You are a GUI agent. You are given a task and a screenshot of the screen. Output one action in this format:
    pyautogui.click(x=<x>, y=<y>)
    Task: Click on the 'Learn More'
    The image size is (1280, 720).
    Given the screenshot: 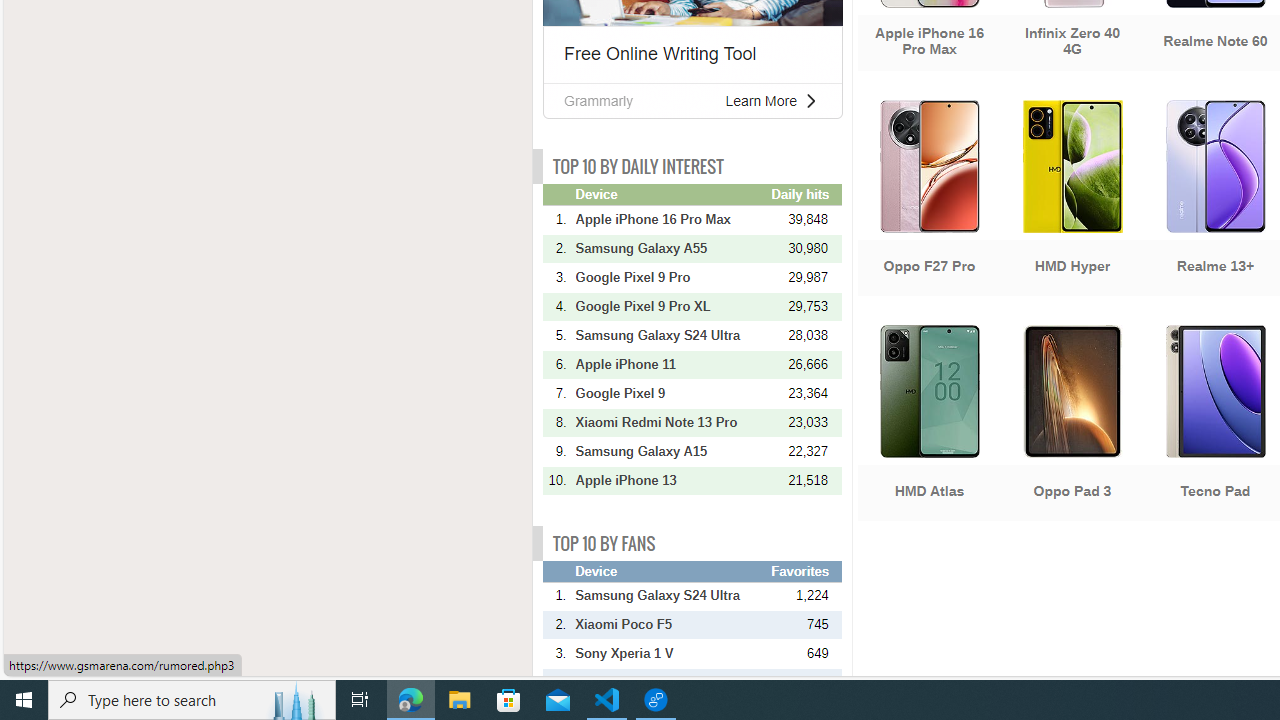 What is the action you would take?
    pyautogui.click(x=759, y=100)
    